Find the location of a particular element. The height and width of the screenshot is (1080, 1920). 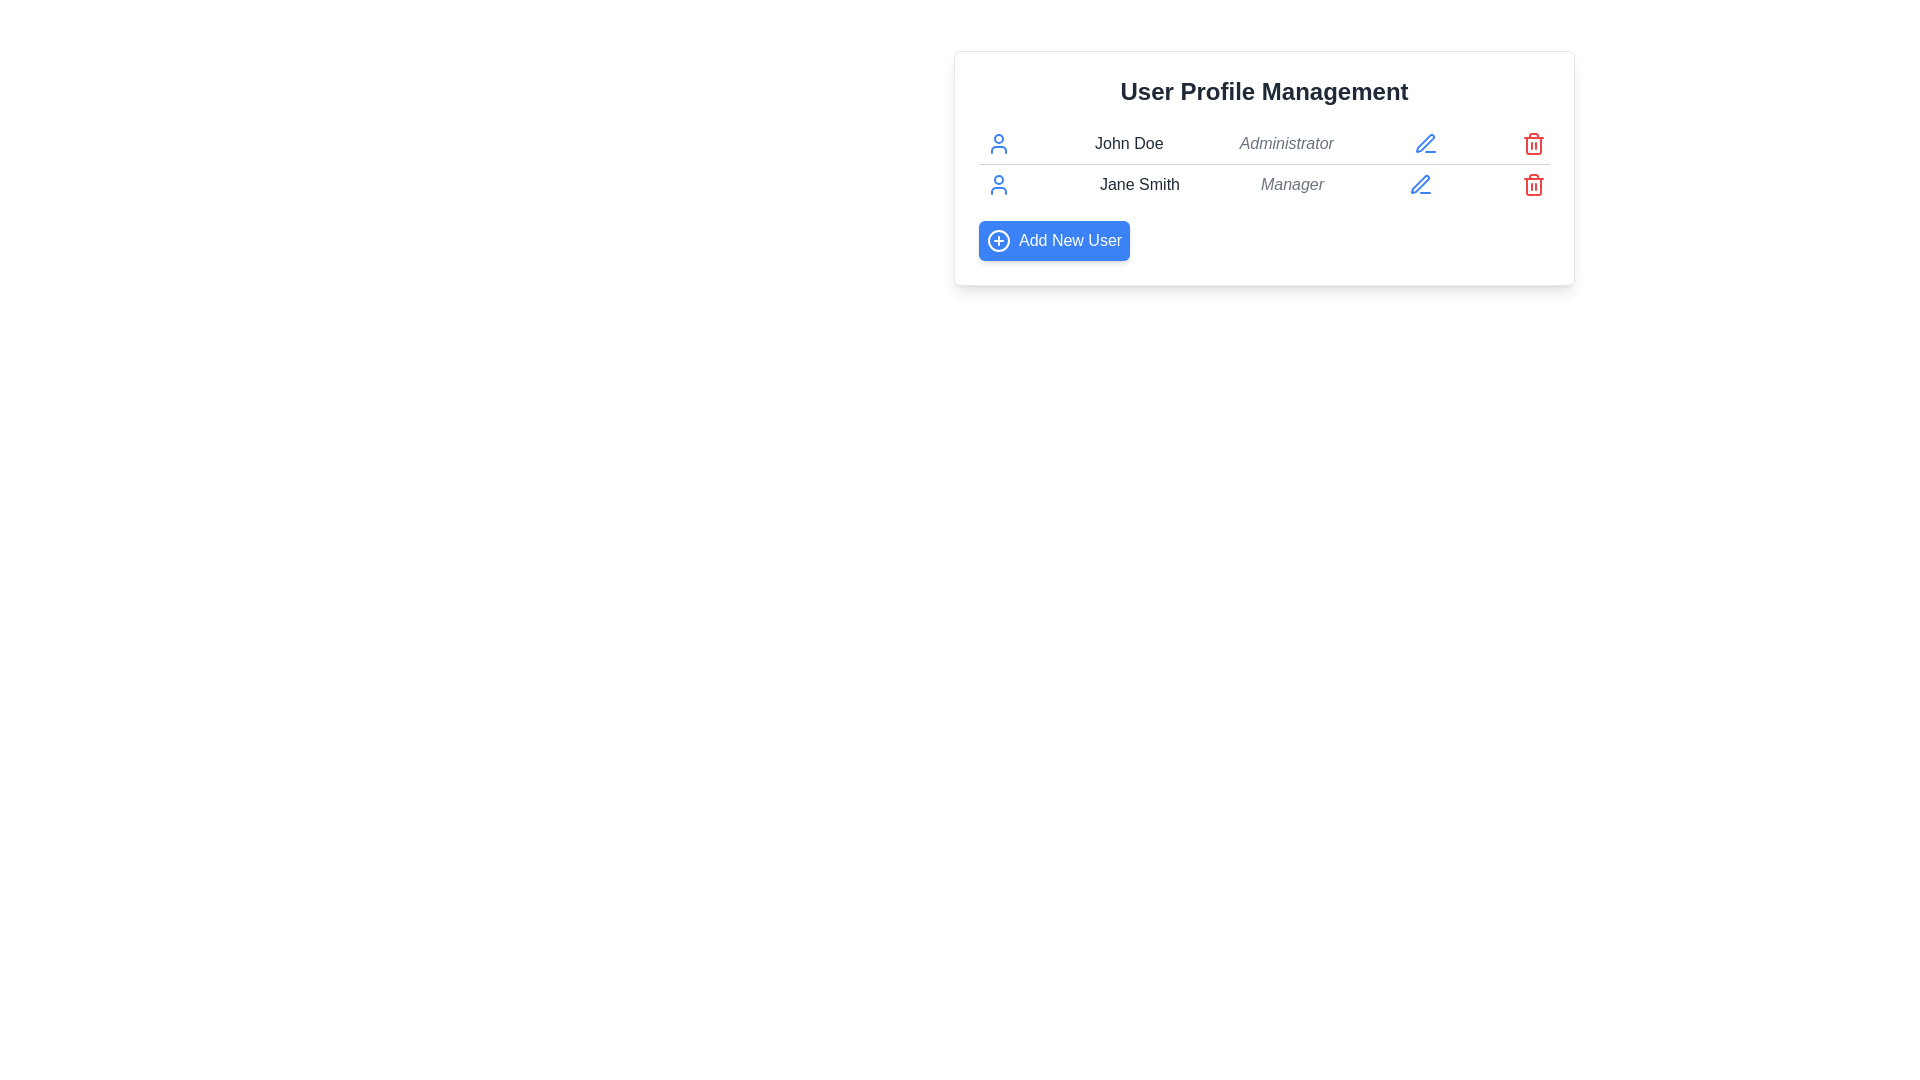

the rectangular button with a blue background and white text that displays 'Add New User', located below the list of users in the 'User Profile Management' card is located at coordinates (1053, 239).